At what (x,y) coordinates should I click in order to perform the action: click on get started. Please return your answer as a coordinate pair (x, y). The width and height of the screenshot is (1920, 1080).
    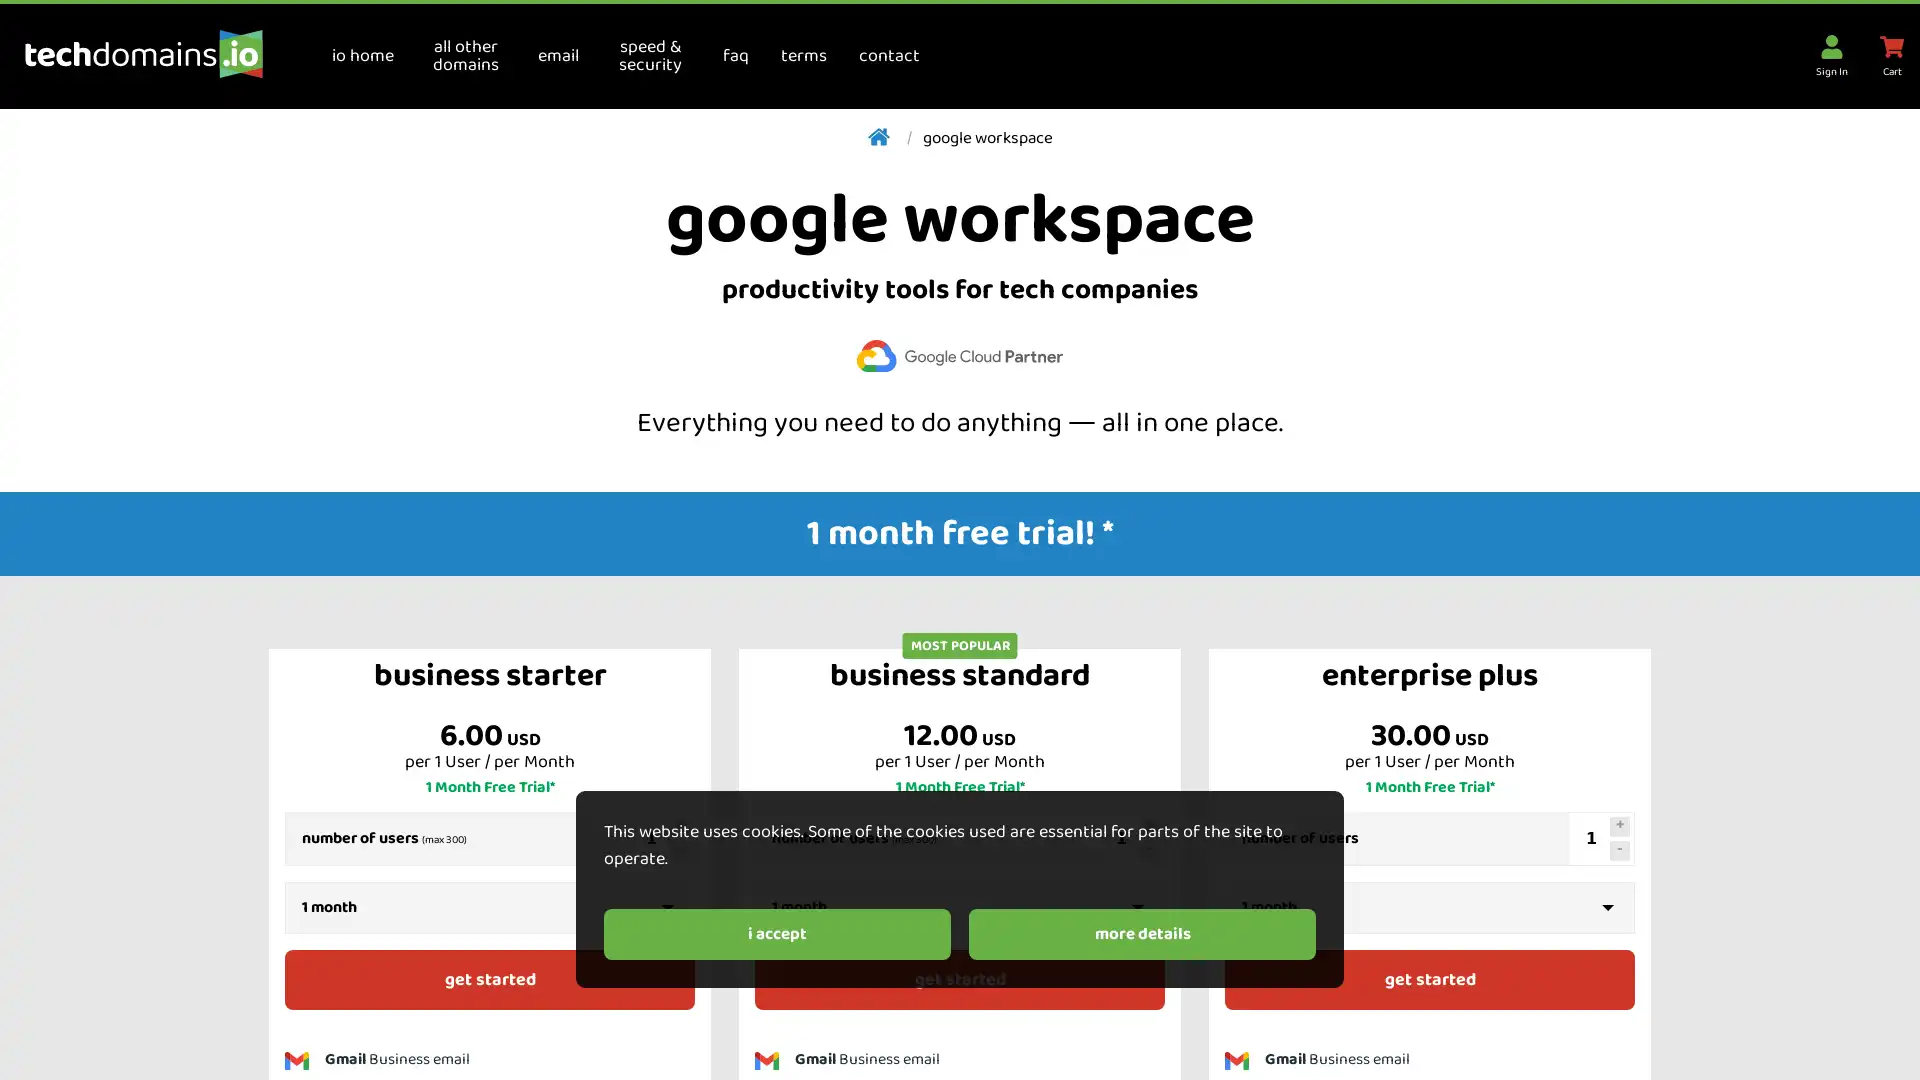
    Looking at the image, I should click on (1428, 978).